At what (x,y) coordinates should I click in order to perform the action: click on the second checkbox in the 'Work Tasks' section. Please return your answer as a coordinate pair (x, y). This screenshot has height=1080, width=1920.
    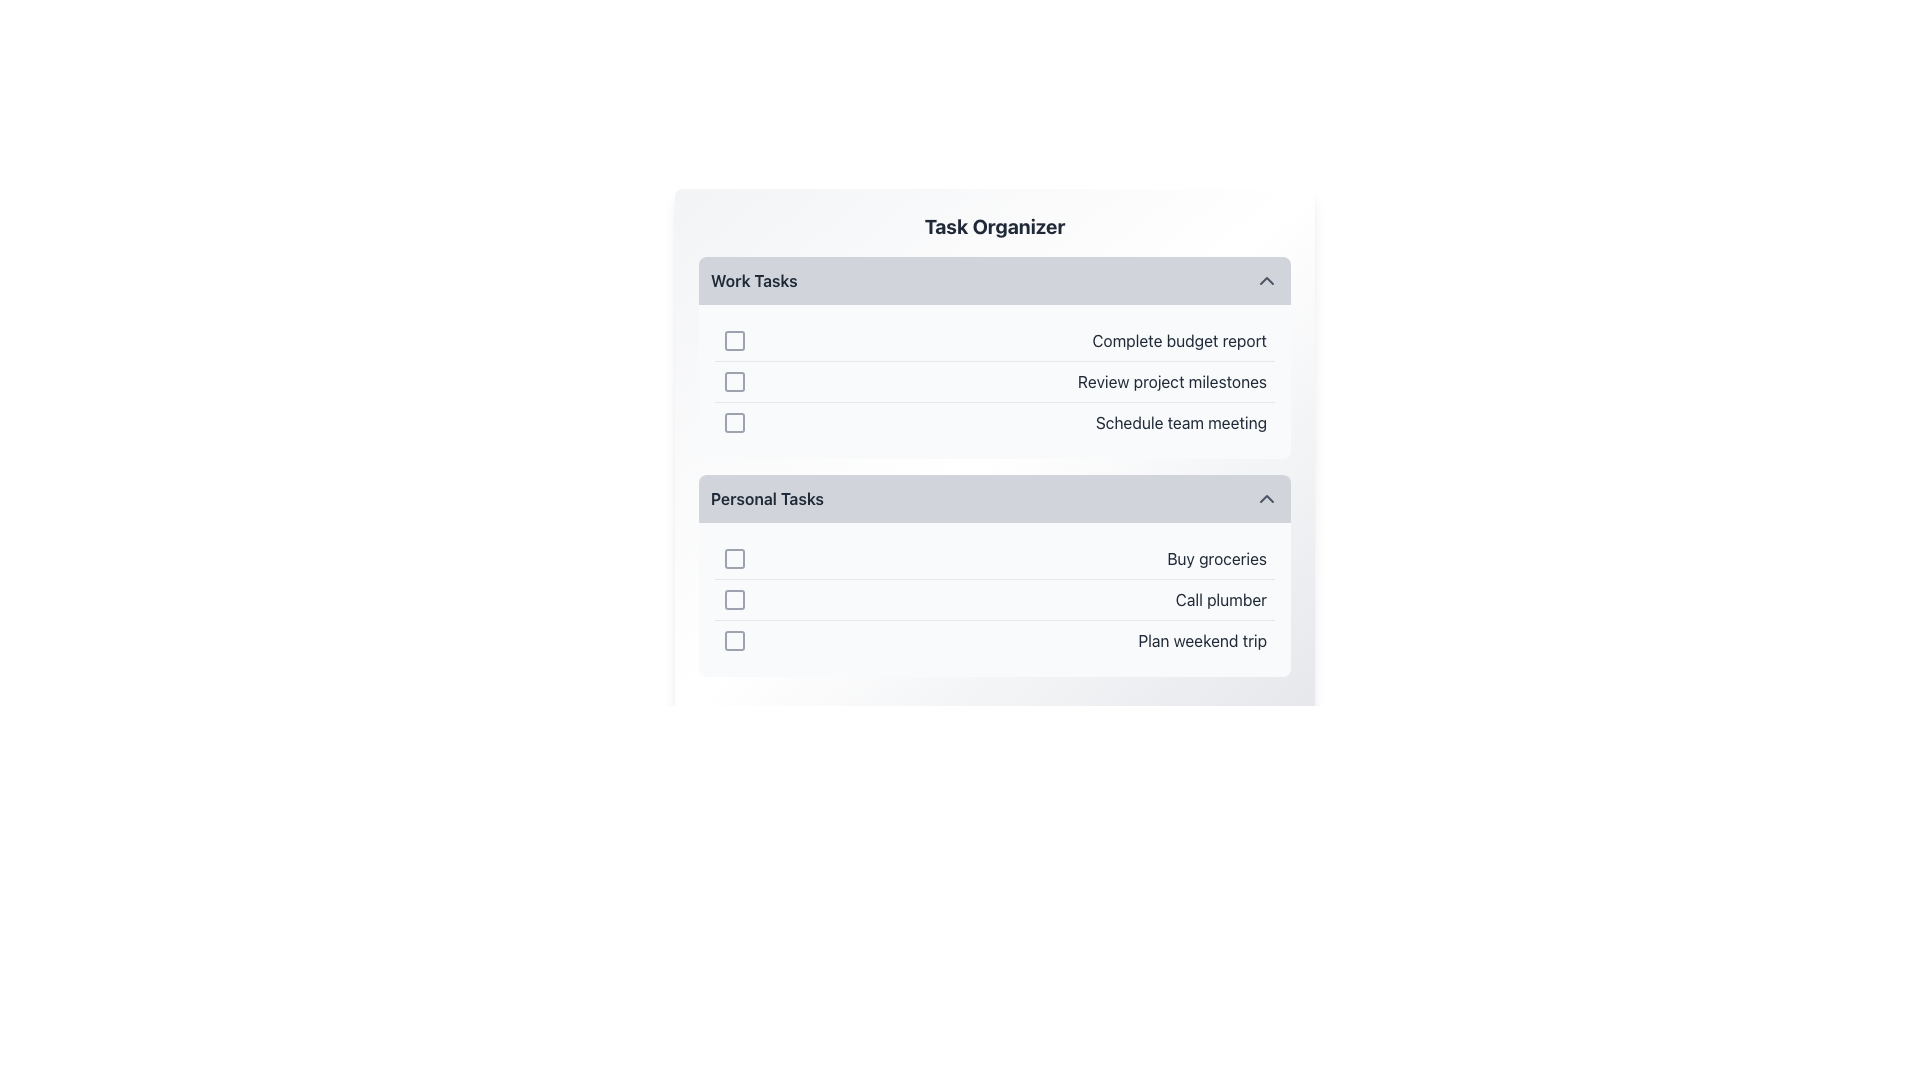
    Looking at the image, I should click on (733, 381).